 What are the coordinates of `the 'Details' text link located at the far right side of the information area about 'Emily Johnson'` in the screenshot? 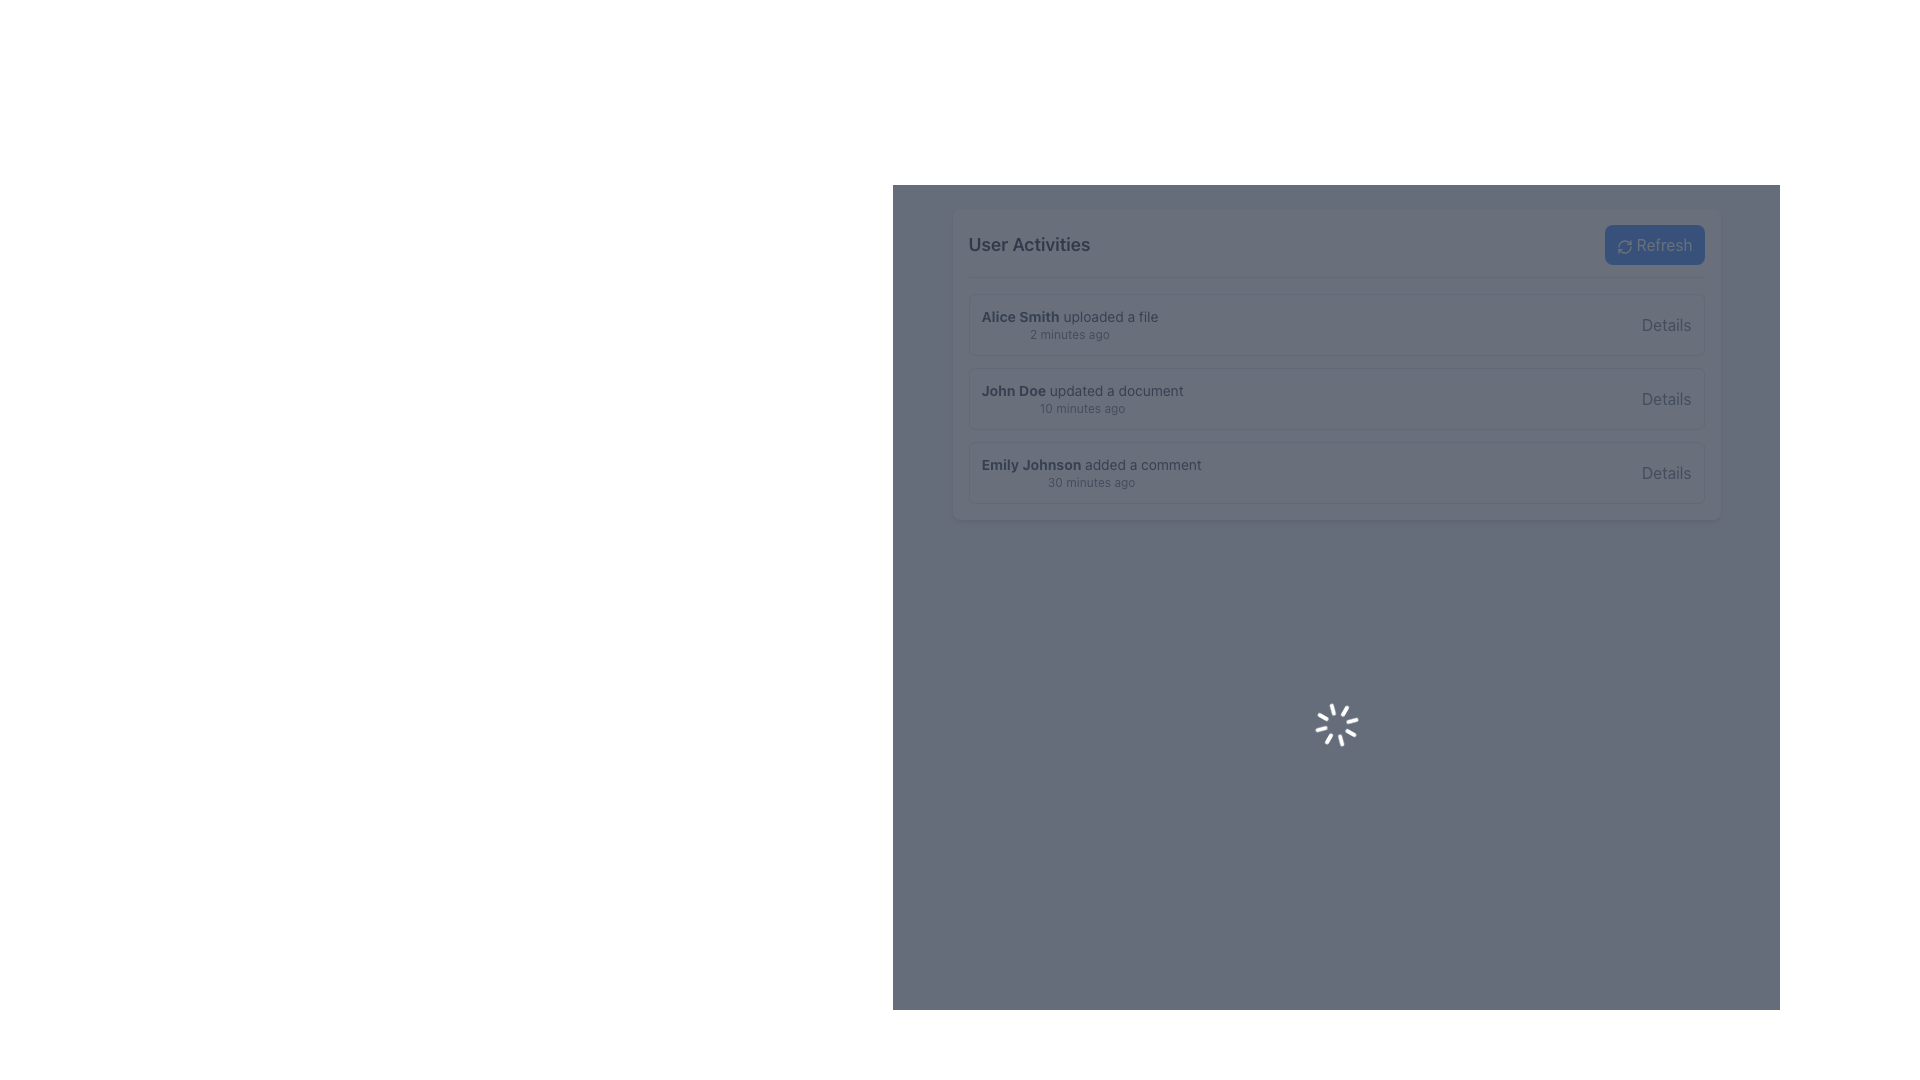 It's located at (1666, 473).